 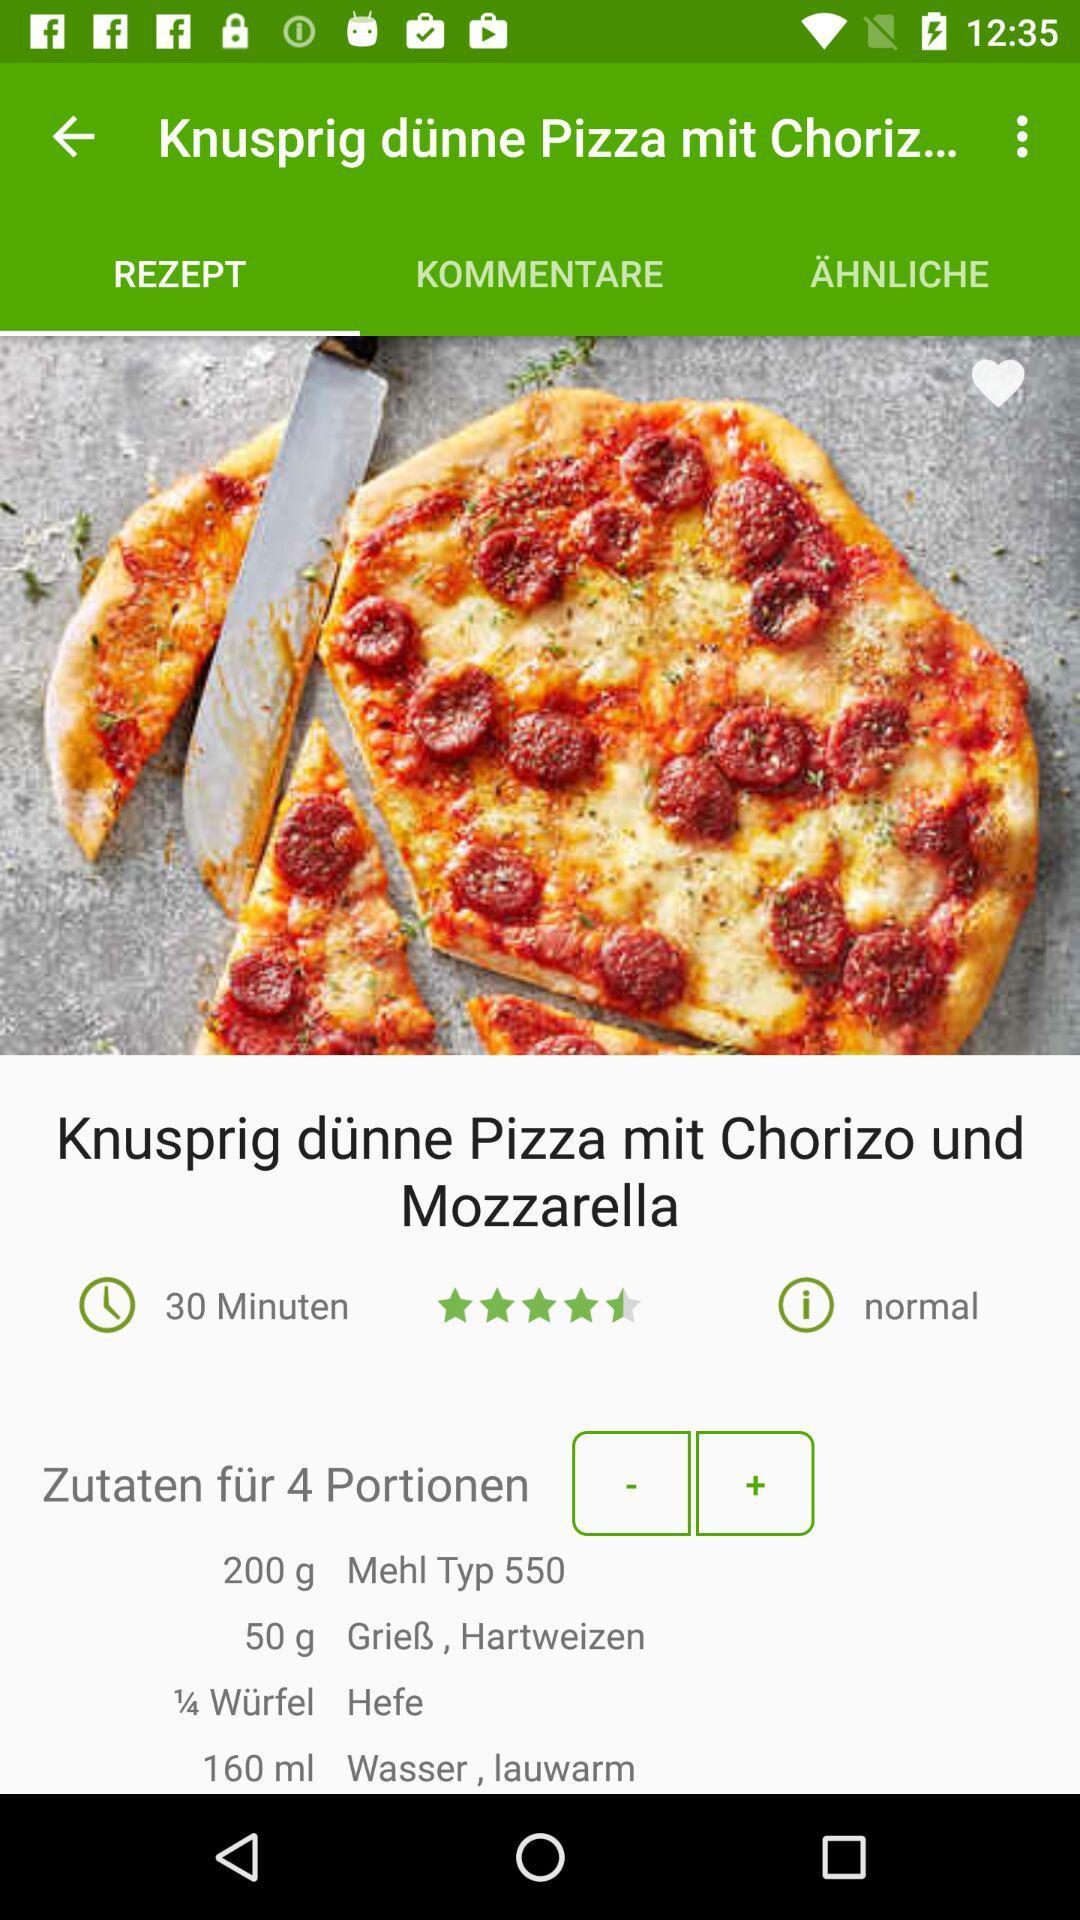 What do you see at coordinates (755, 1483) in the screenshot?
I see `+ item` at bounding box center [755, 1483].